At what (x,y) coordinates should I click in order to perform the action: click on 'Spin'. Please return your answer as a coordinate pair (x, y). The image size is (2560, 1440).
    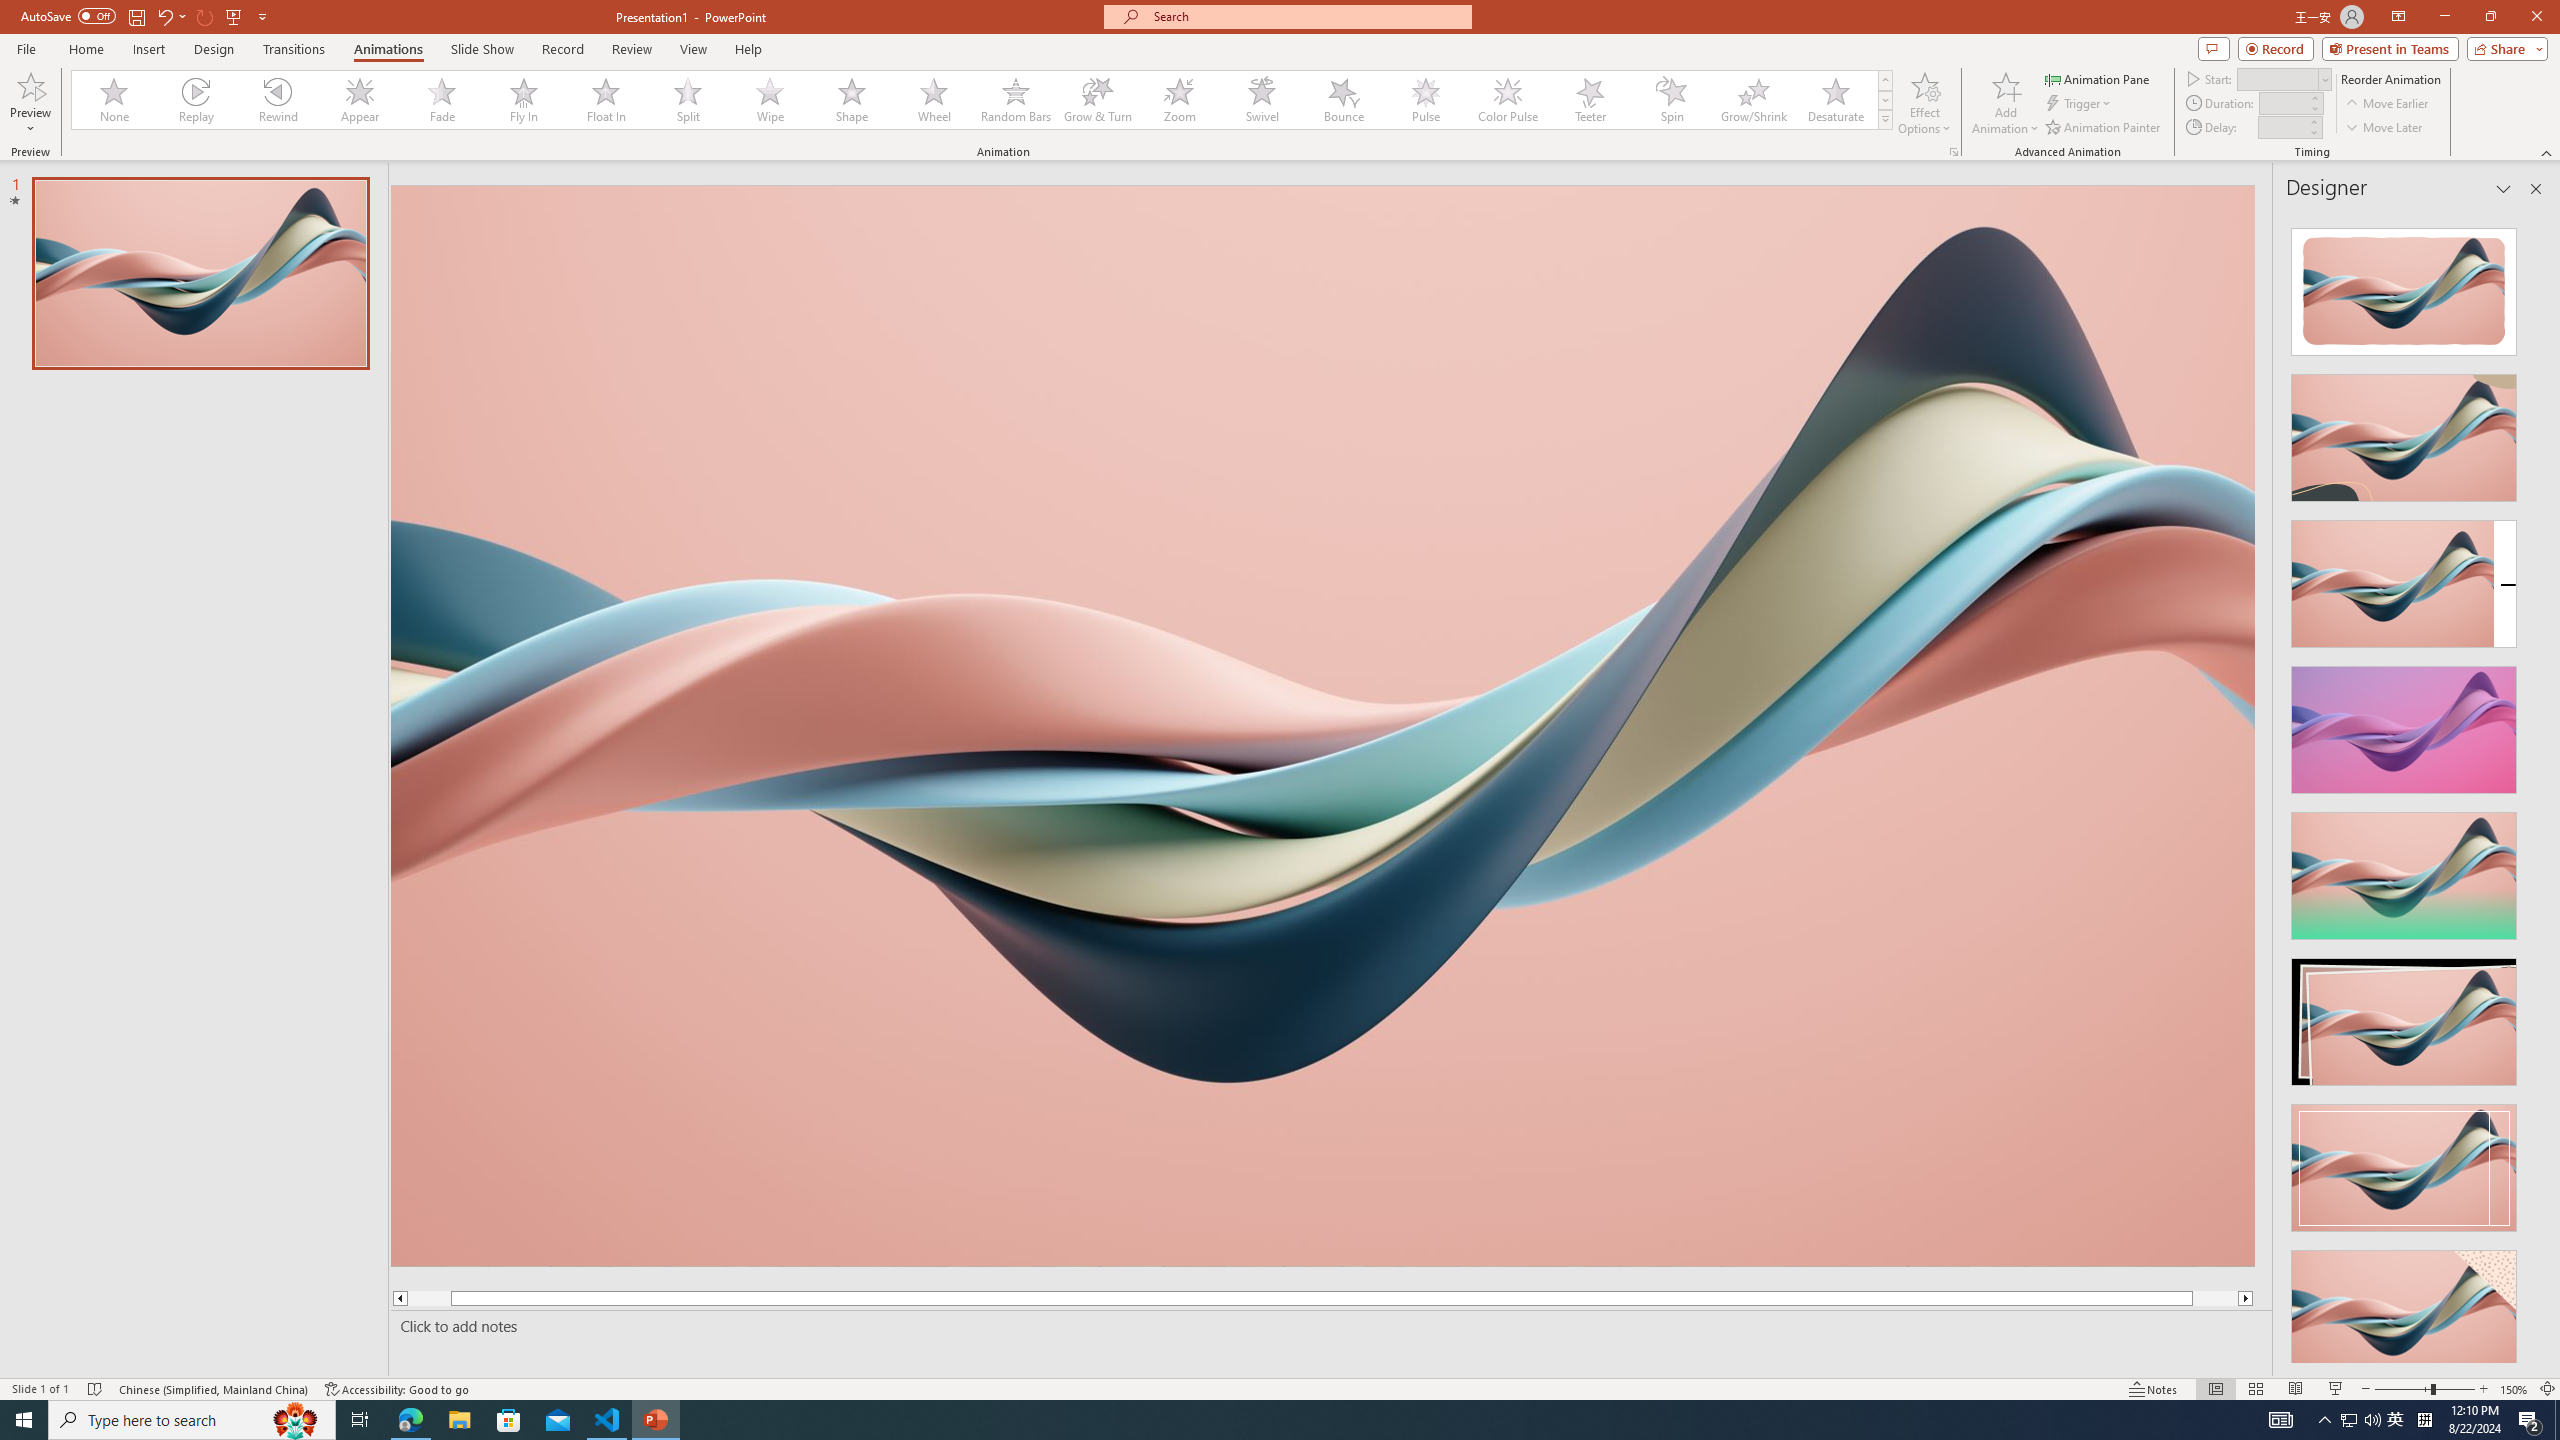
    Looking at the image, I should click on (1671, 99).